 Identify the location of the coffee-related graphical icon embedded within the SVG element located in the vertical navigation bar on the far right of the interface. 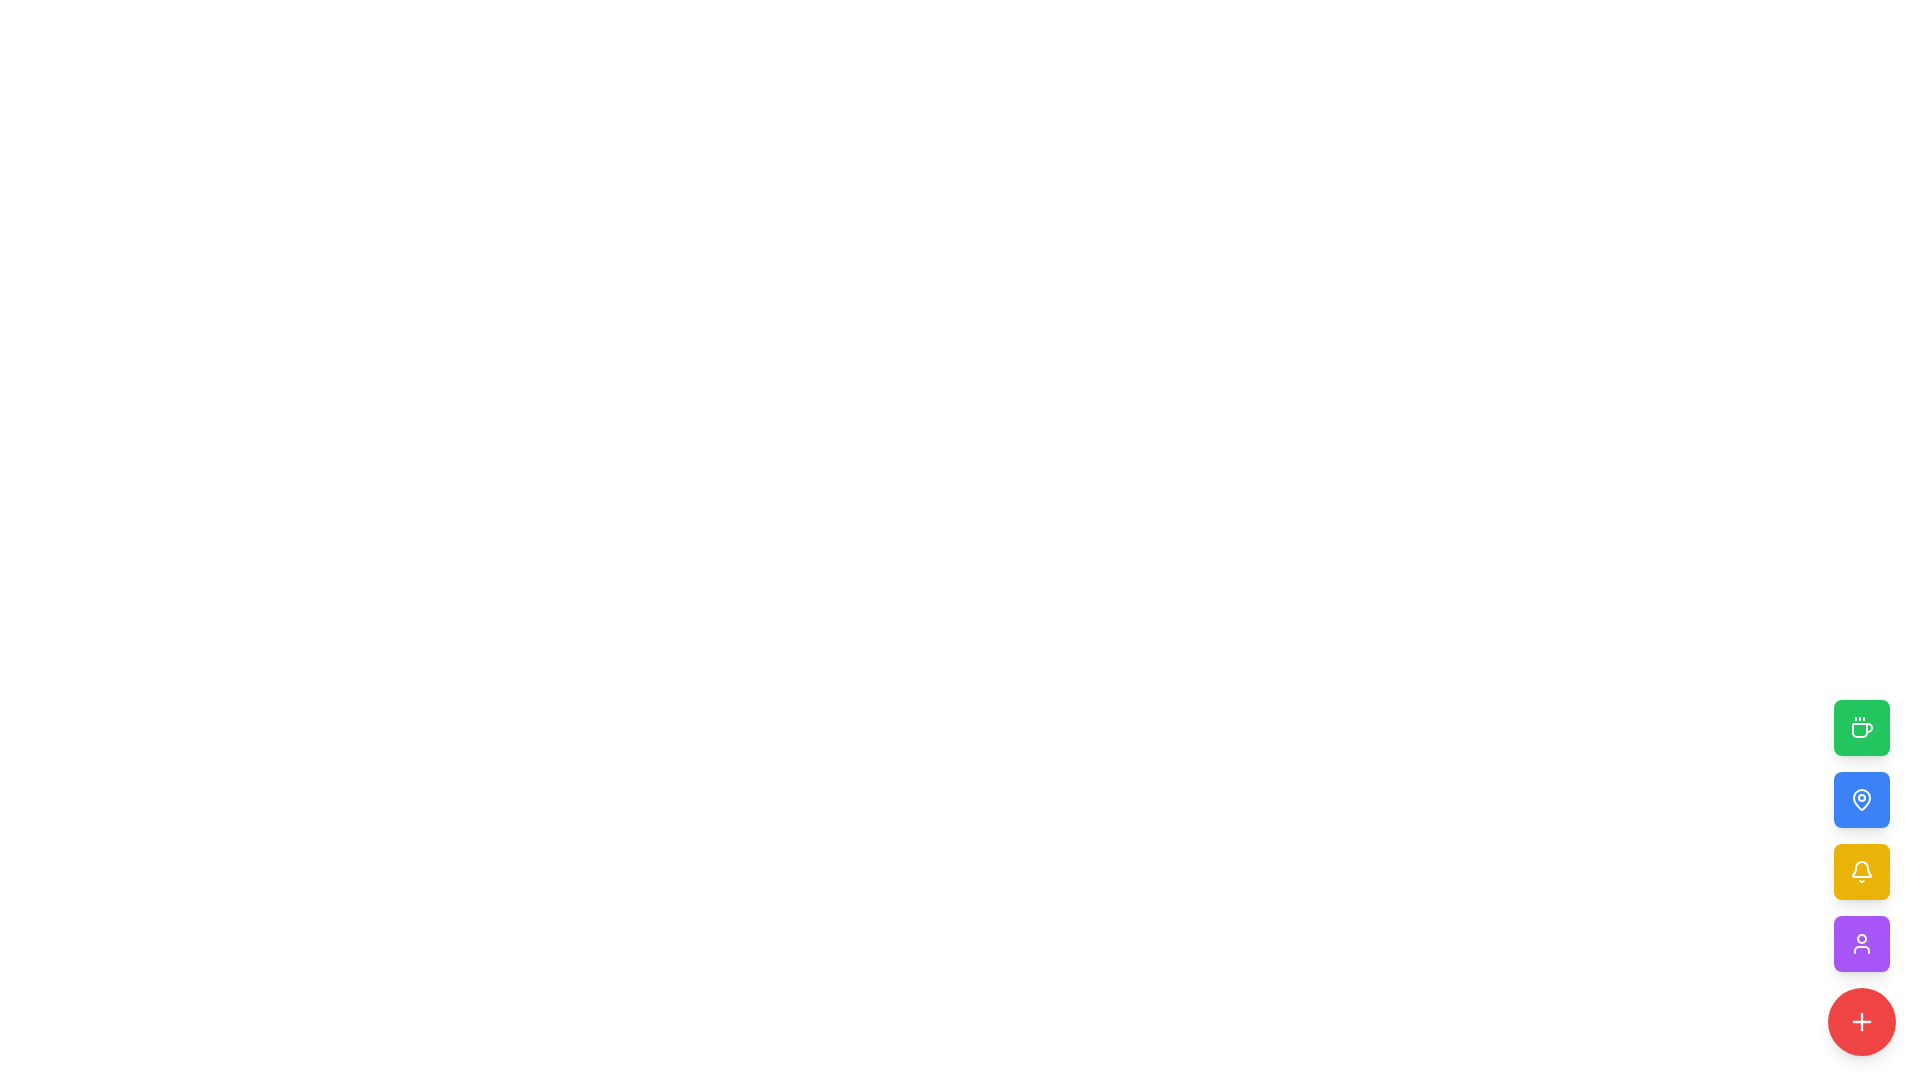
(1861, 730).